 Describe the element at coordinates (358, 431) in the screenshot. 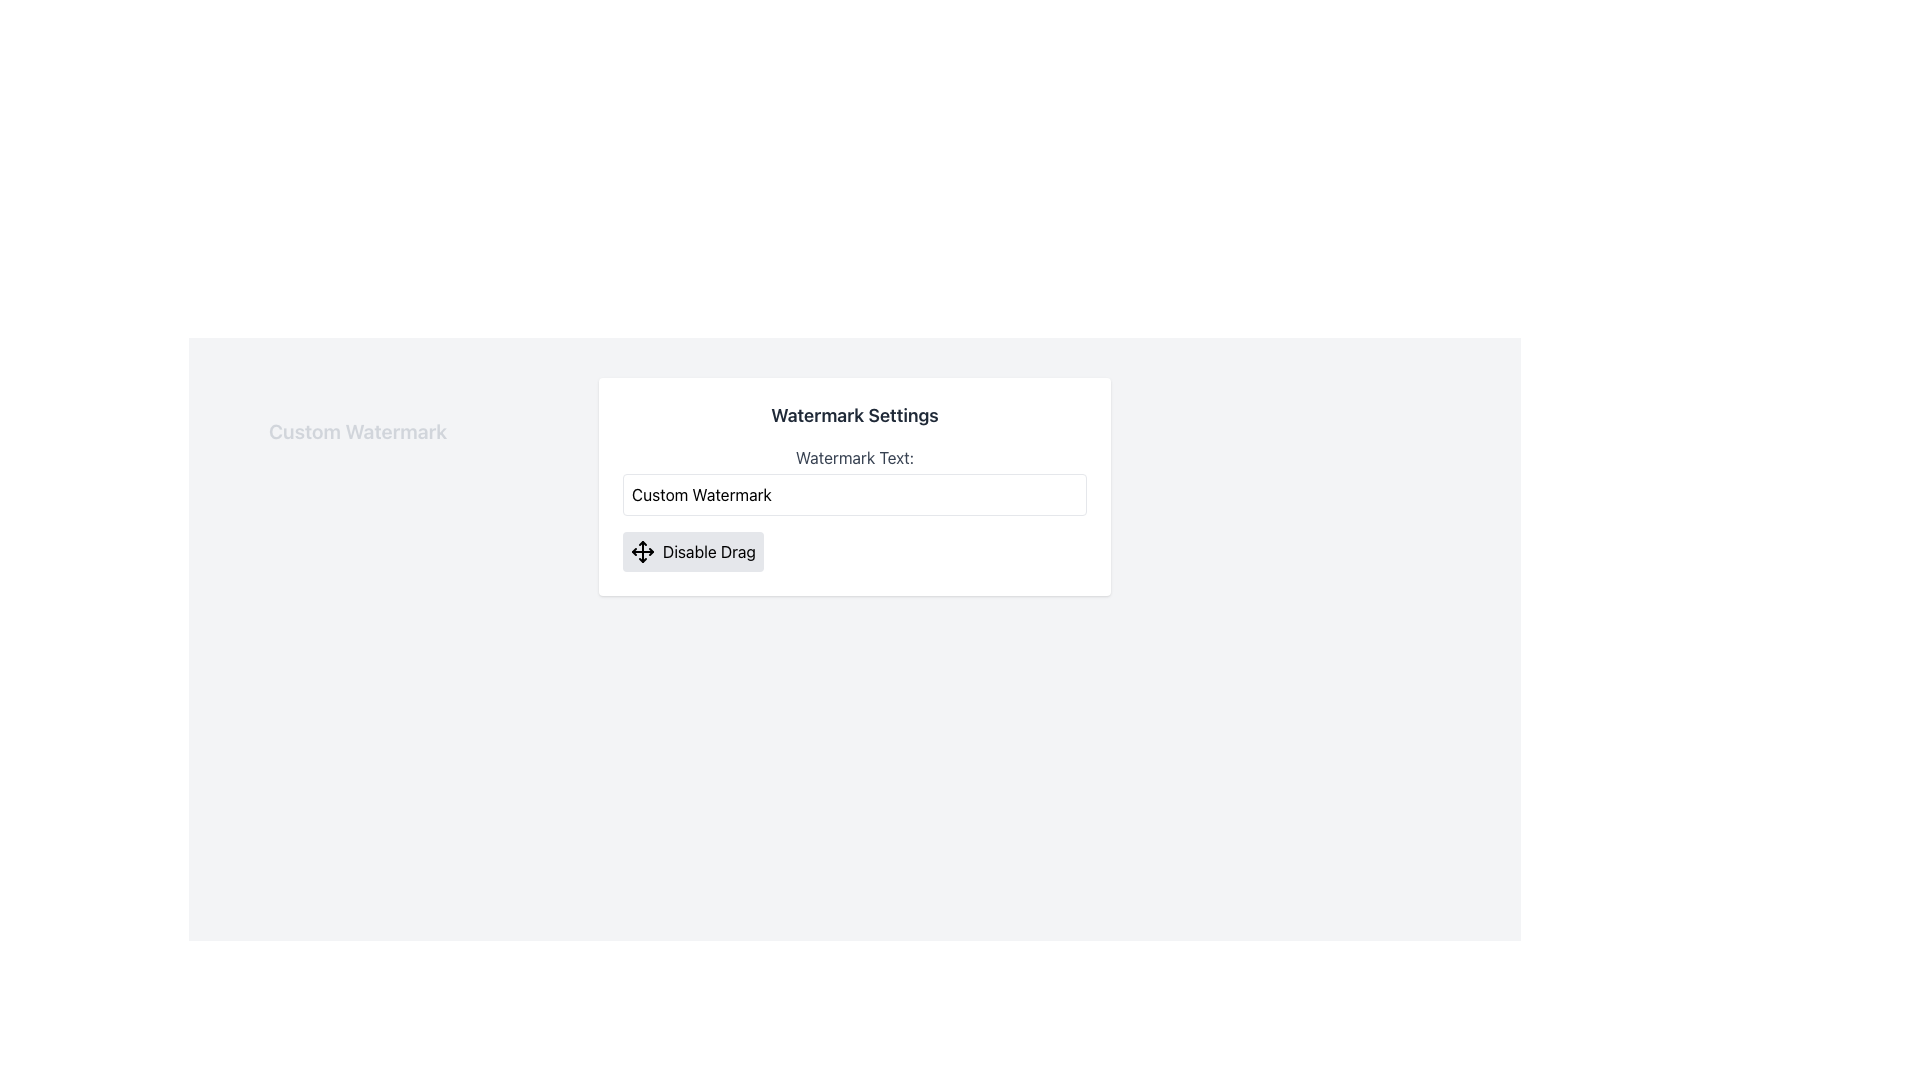

I see `the Draggable Text Label displaying 'Custom Watermark', which is a large gray semi-transparent text overlay located at the top-left of the main content area` at that location.